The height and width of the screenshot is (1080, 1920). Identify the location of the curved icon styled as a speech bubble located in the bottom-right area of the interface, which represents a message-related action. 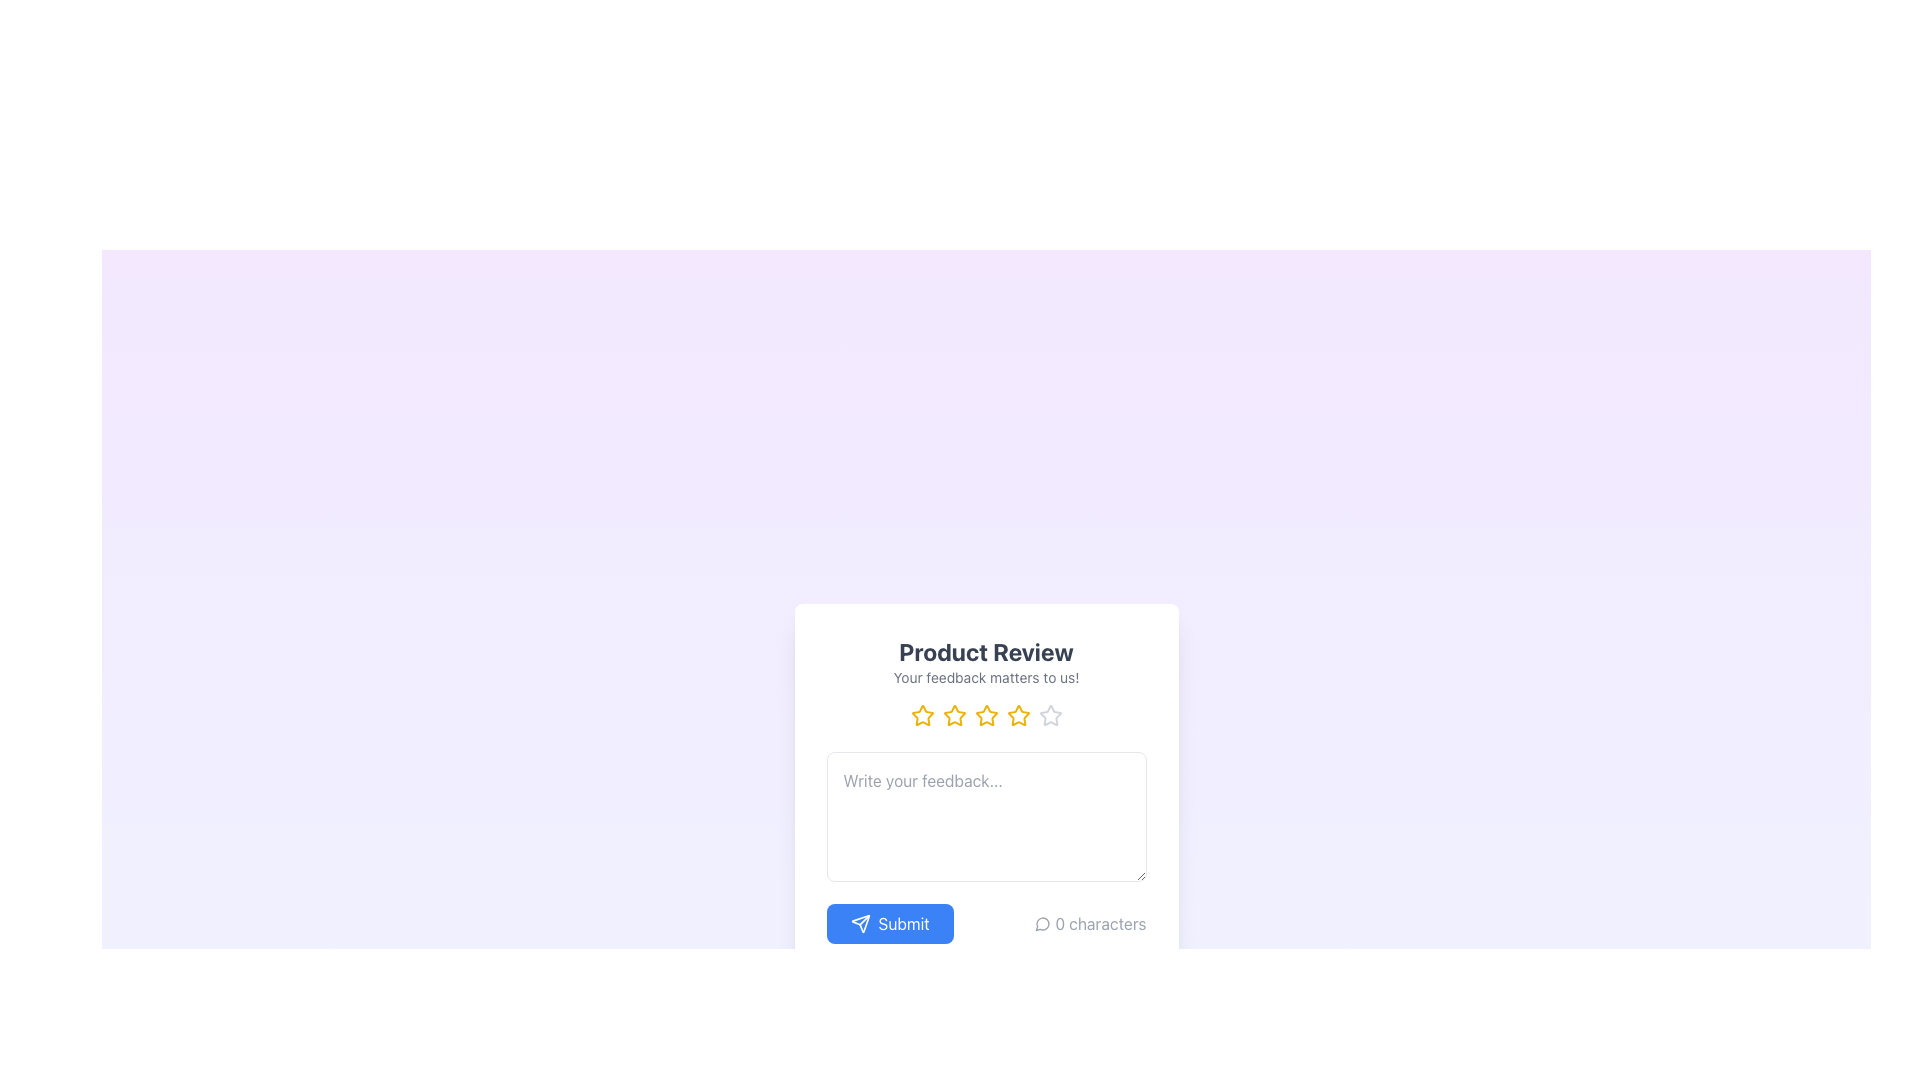
(1041, 924).